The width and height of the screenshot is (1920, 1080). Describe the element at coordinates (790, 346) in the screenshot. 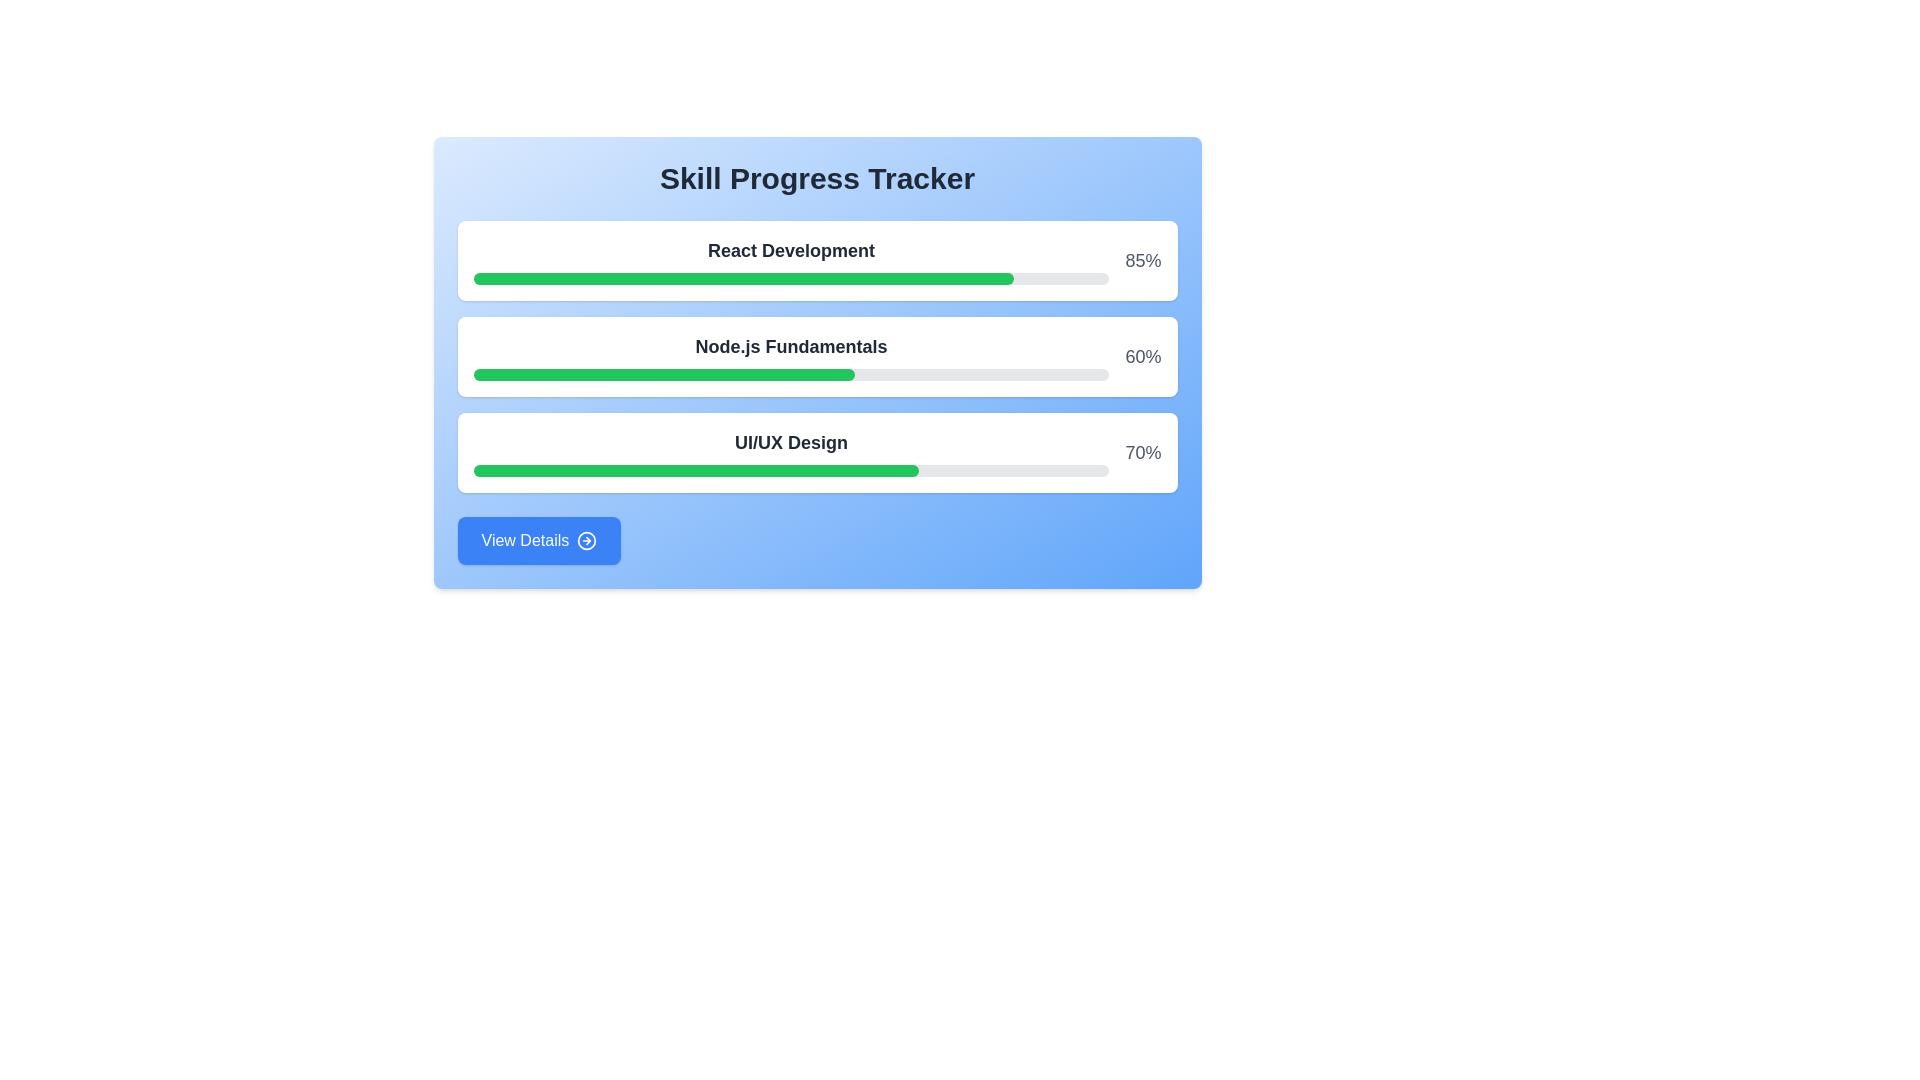

I see `the text label that identifies the skill associated with the progress bar, positioned between 'React Development' and 'UI/UX Design'` at that location.